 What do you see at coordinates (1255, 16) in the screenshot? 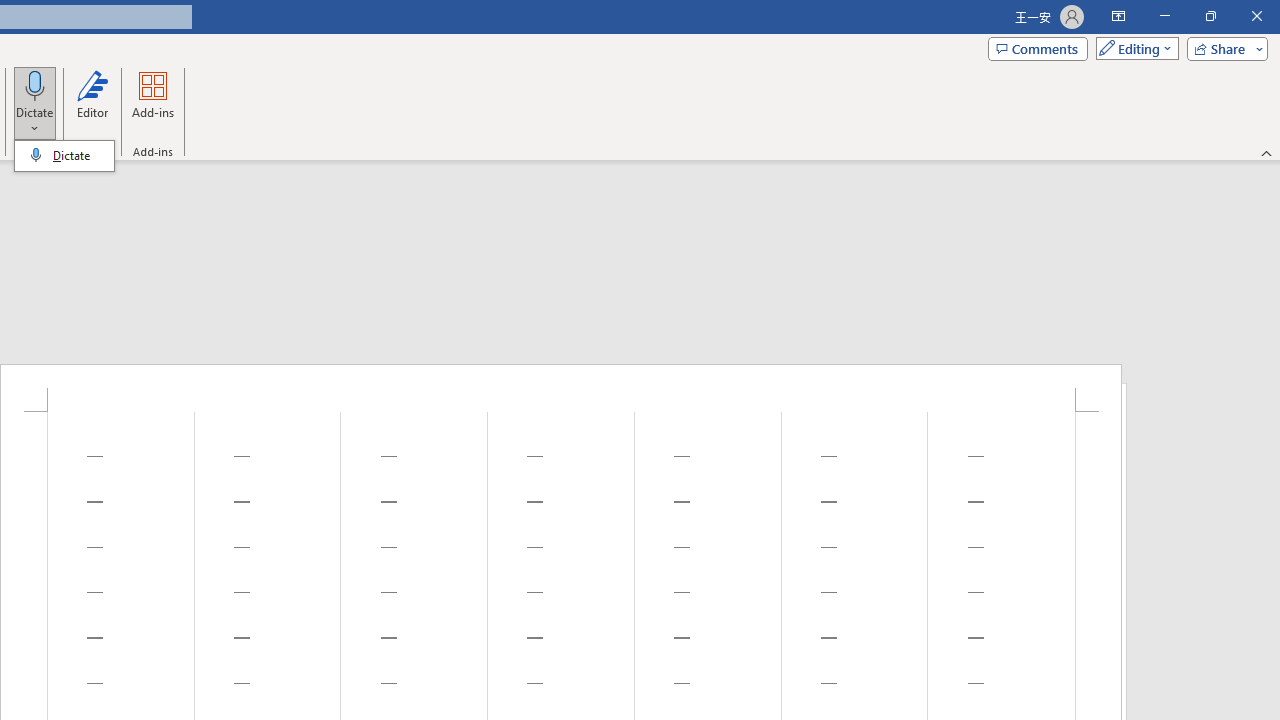
I see `'Close'` at bounding box center [1255, 16].